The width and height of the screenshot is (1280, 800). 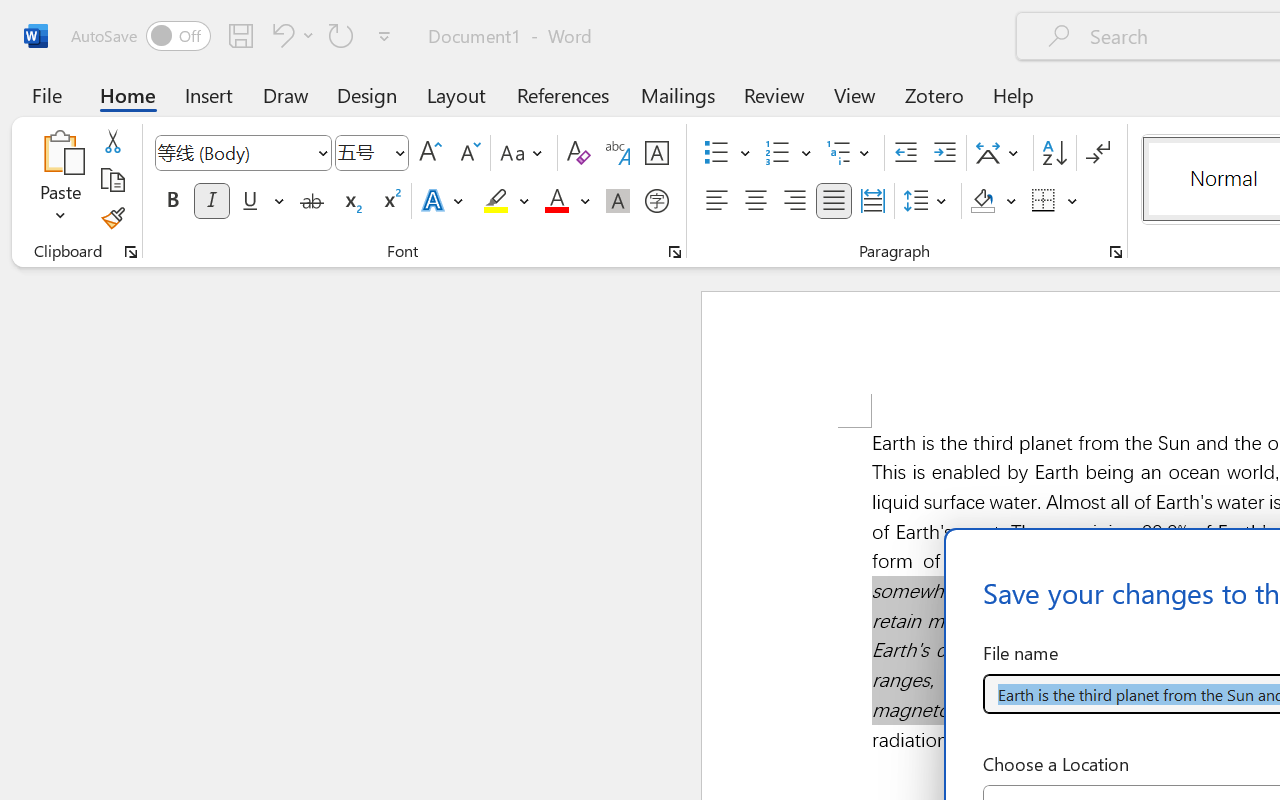 What do you see at coordinates (943, 153) in the screenshot?
I see `'Increase Indent'` at bounding box center [943, 153].